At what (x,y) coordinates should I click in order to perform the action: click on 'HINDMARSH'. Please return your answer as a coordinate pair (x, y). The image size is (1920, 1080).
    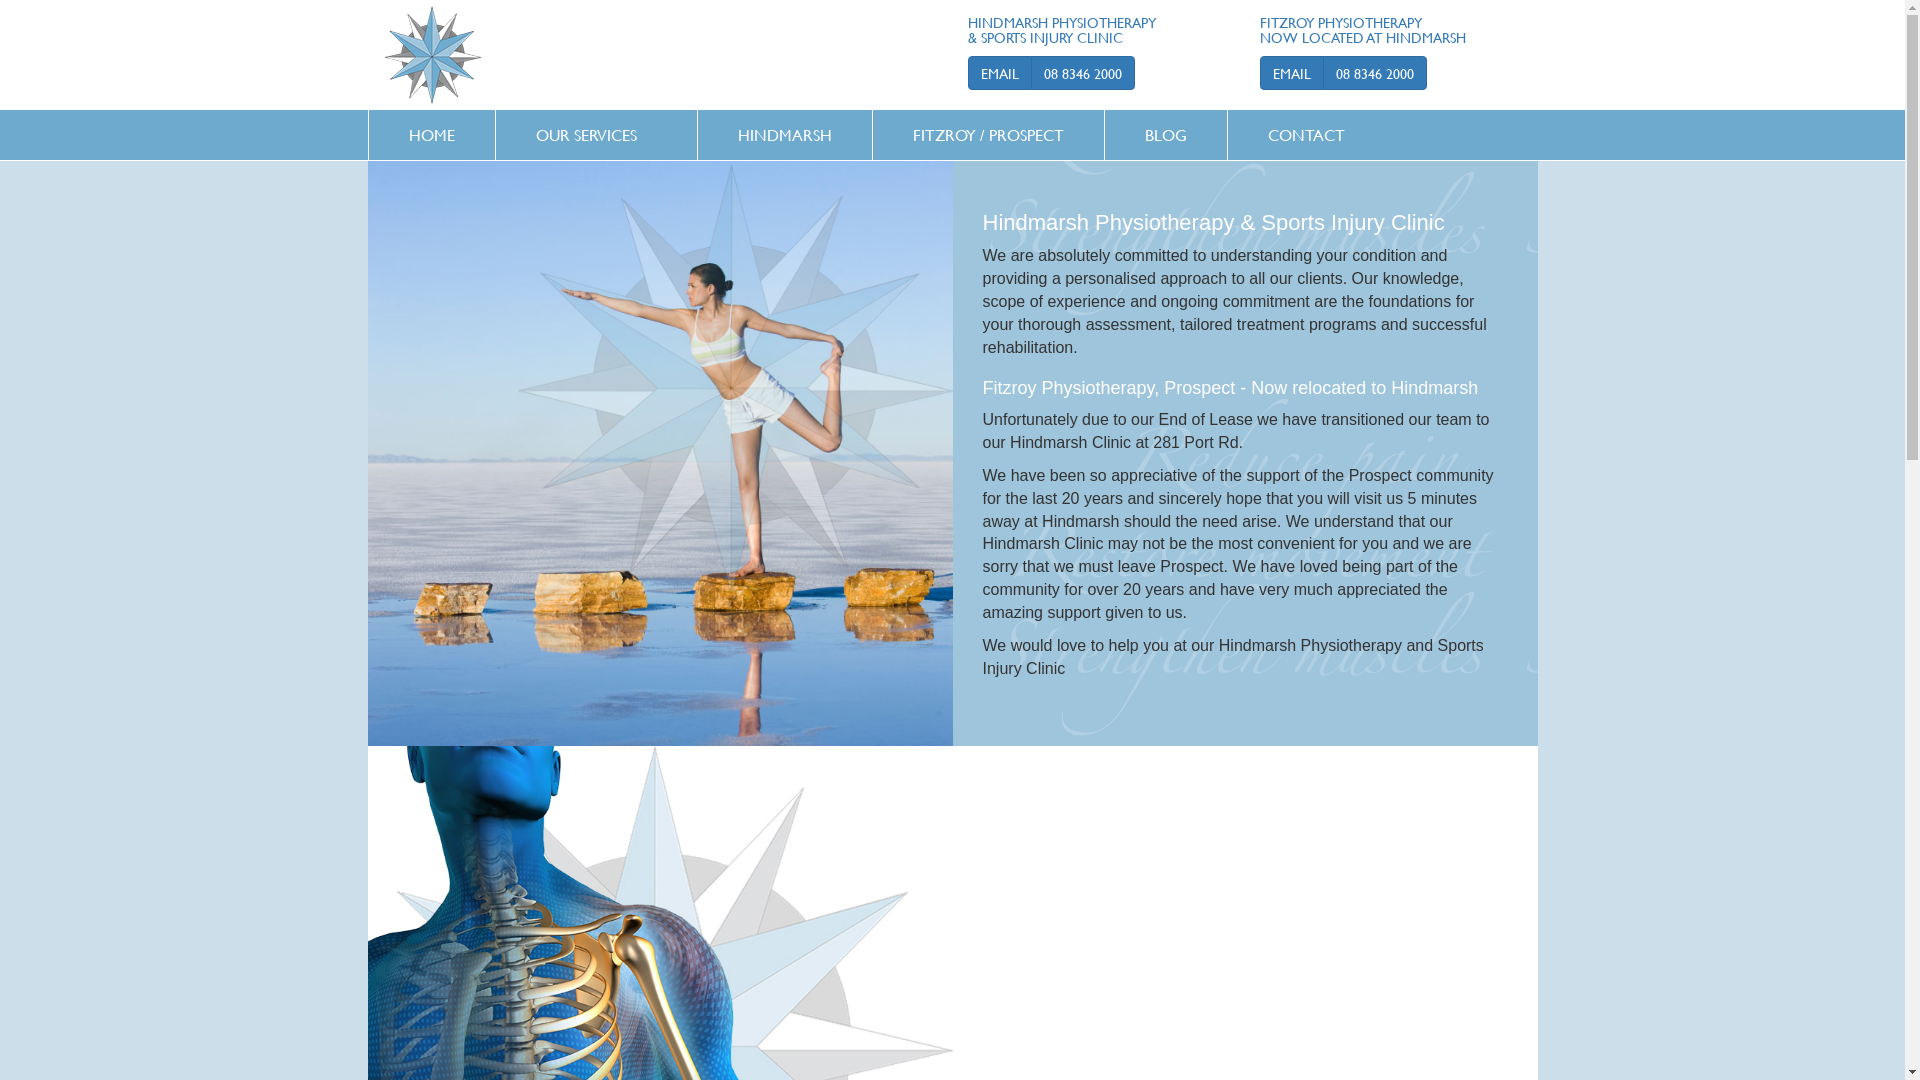
    Looking at the image, I should click on (727, 135).